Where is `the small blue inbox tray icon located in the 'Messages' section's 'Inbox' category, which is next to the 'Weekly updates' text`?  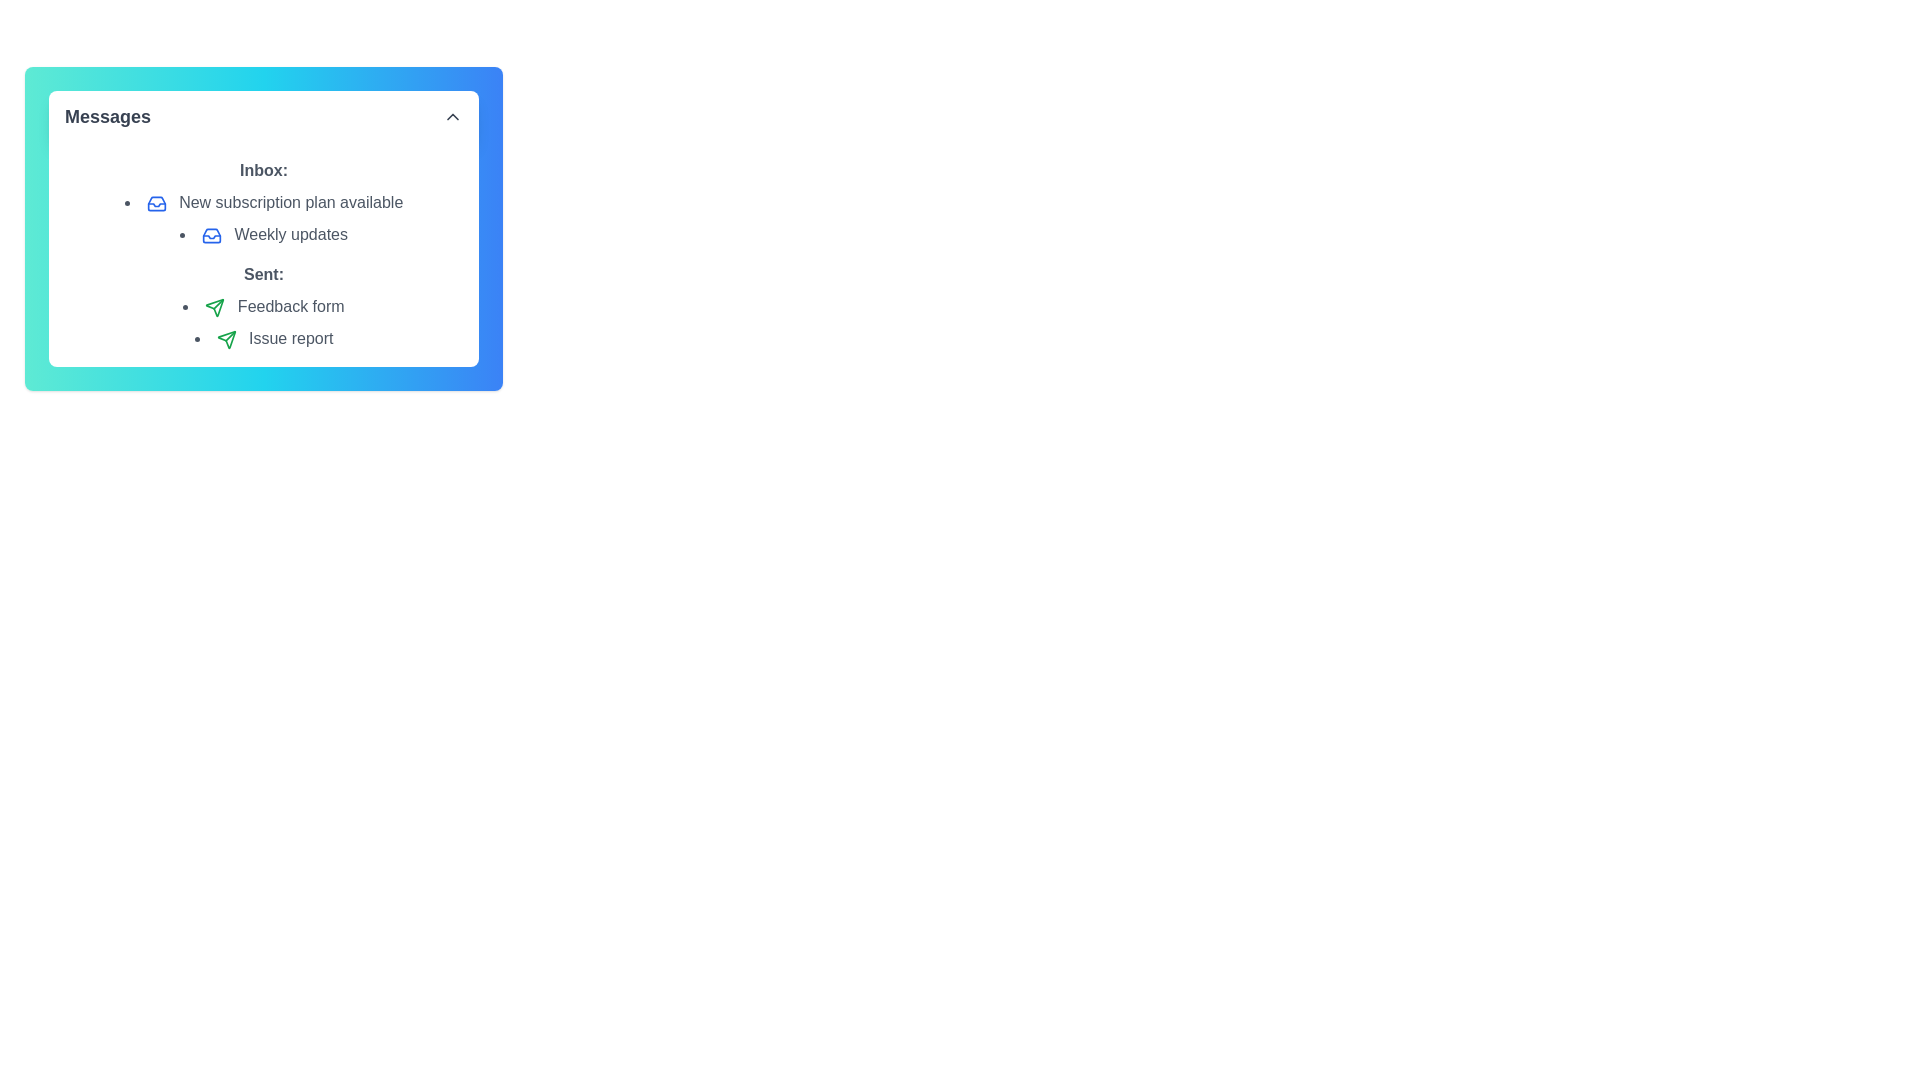
the small blue inbox tray icon located in the 'Messages' section's 'Inbox' category, which is next to the 'Weekly updates' text is located at coordinates (211, 234).